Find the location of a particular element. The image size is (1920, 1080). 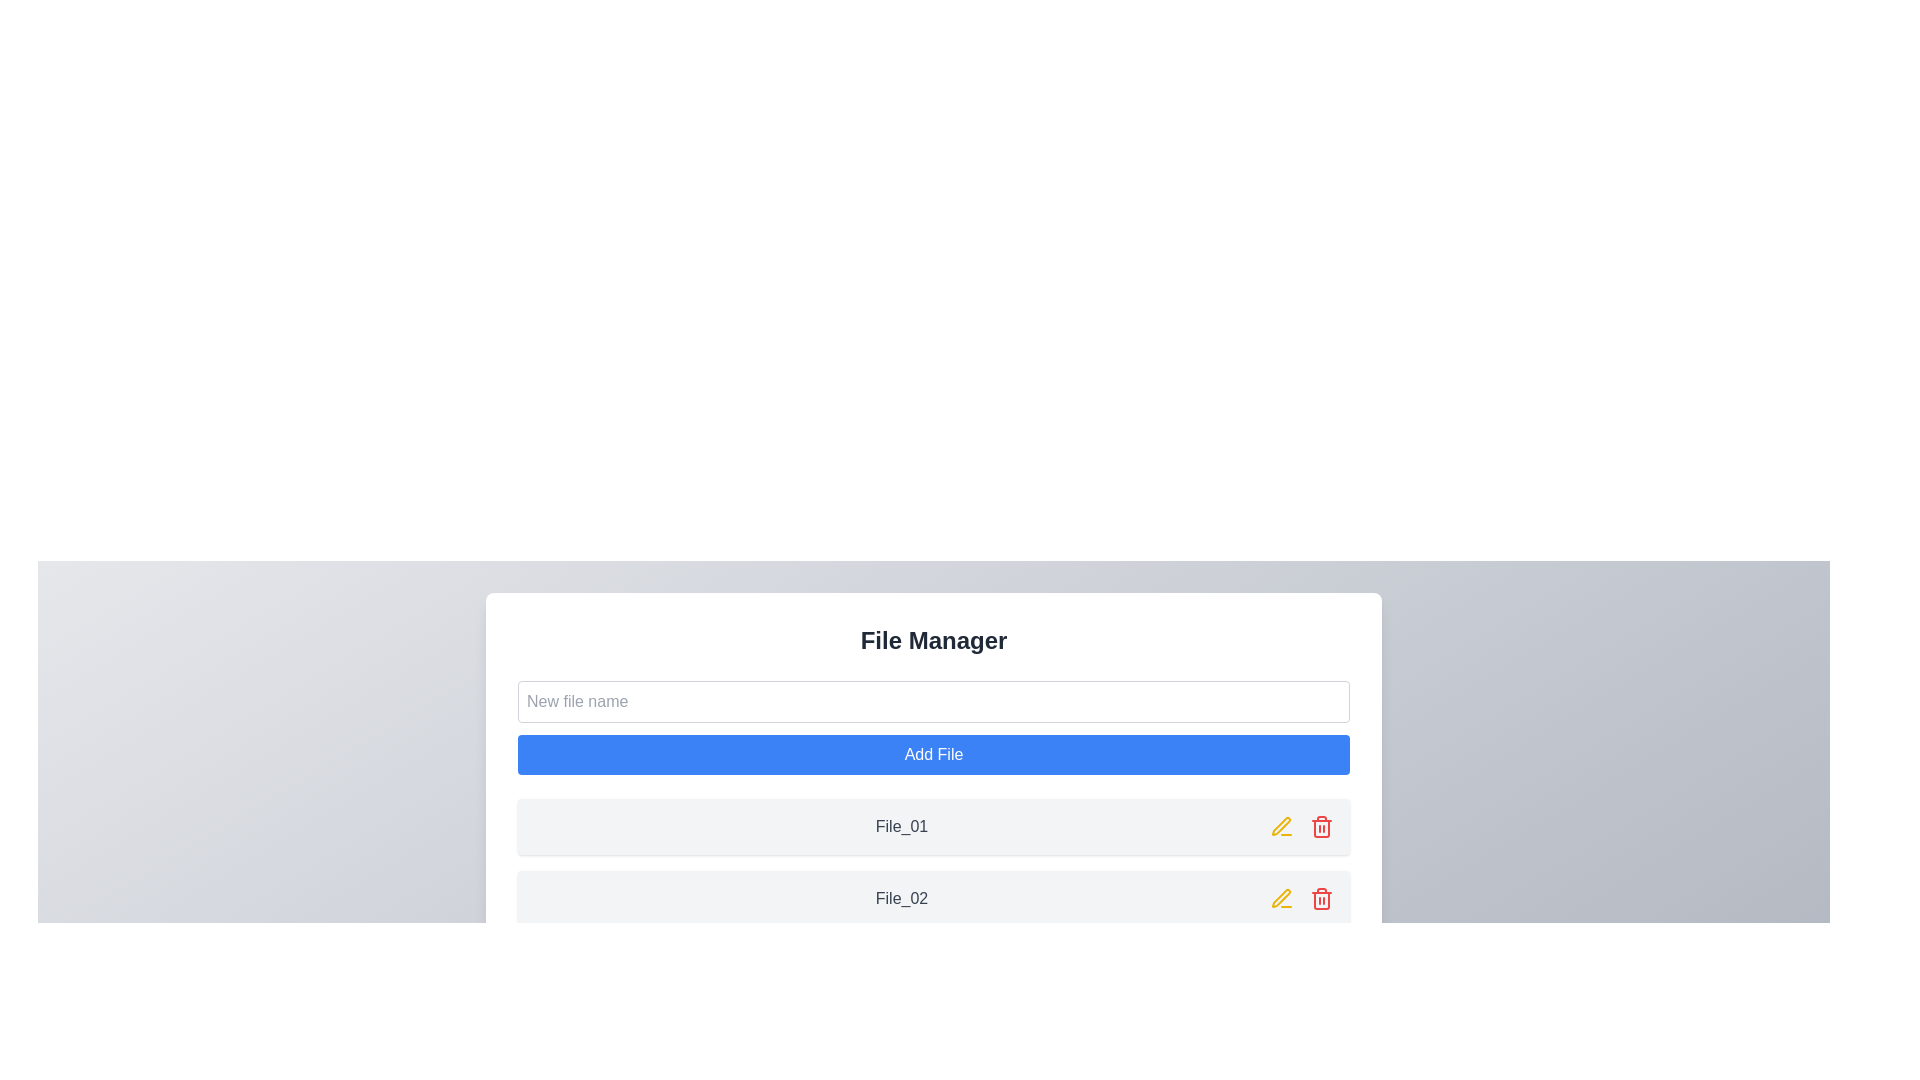

the Text label that displays the name of an item in the file list, located in the second row of the file entries, to help identify the file is located at coordinates (901, 897).